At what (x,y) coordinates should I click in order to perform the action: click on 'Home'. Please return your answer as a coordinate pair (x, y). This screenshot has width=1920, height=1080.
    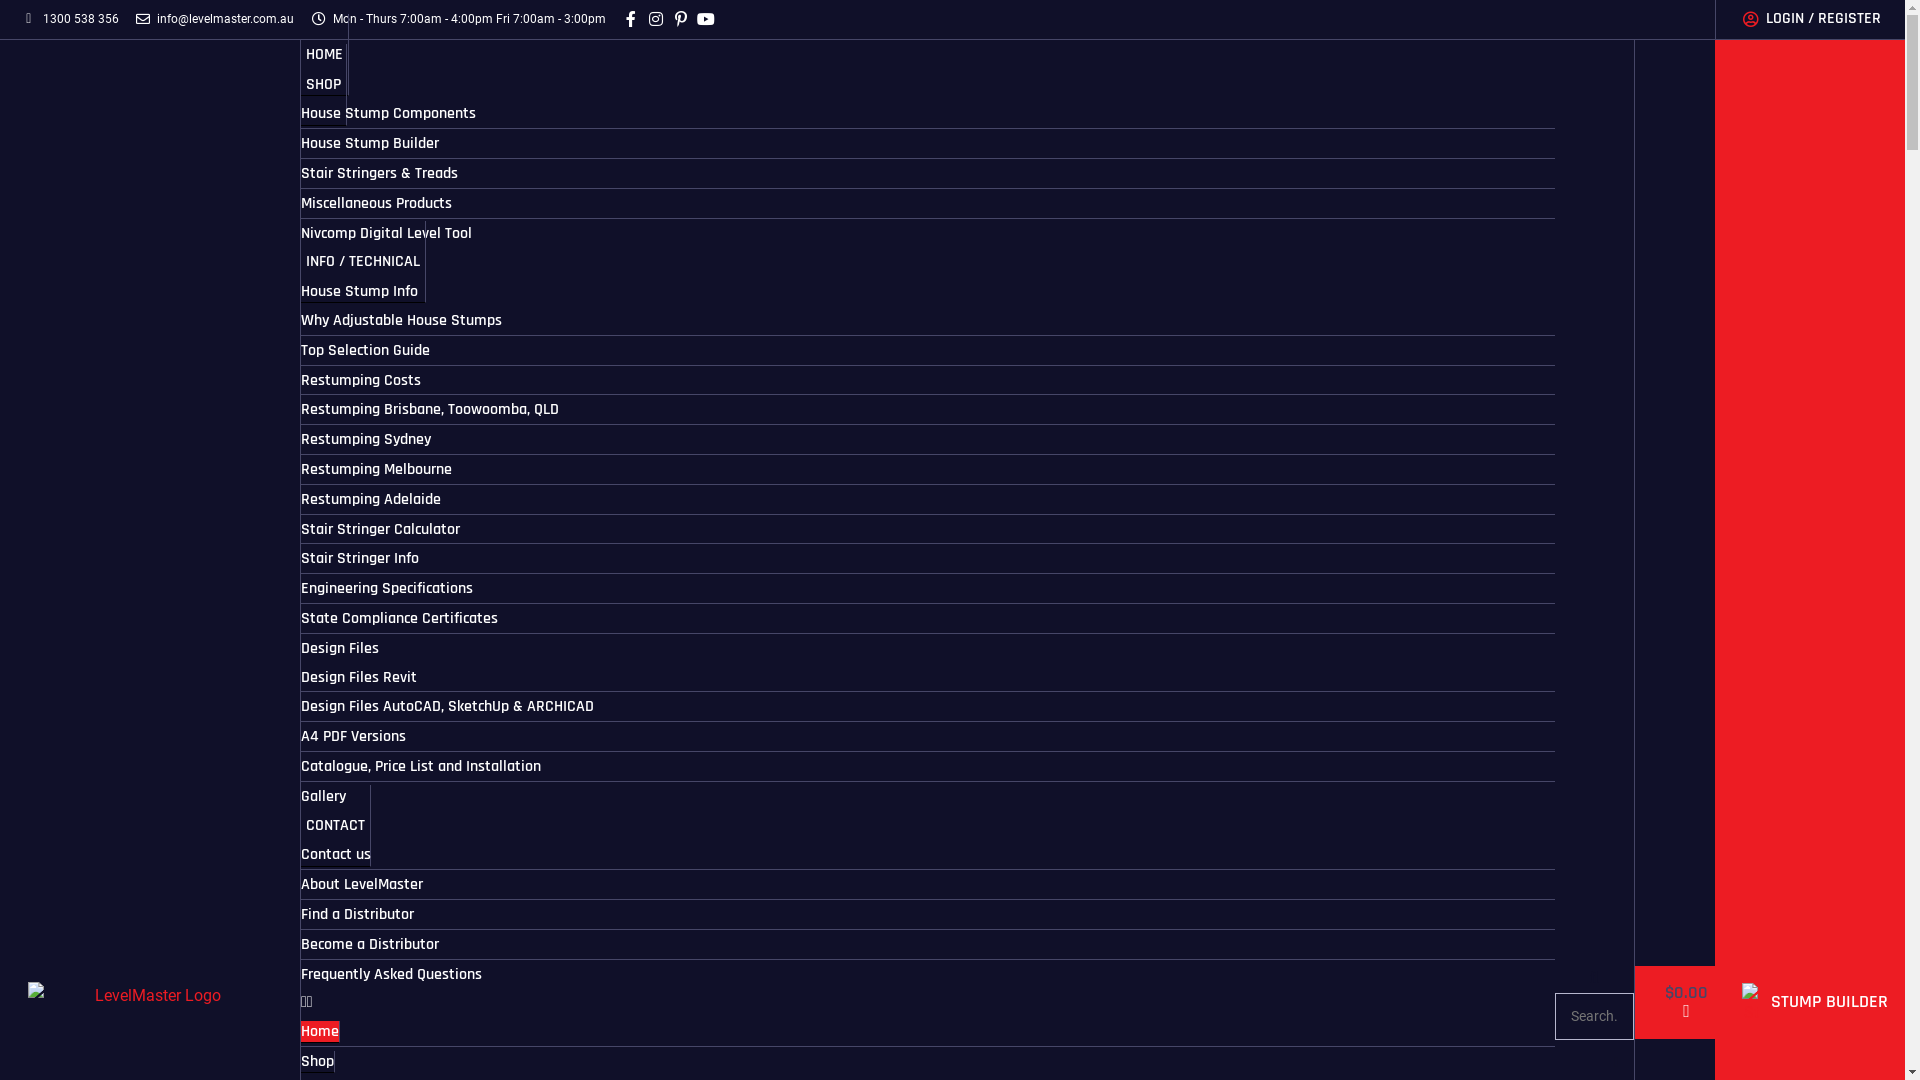
    Looking at the image, I should click on (320, 1032).